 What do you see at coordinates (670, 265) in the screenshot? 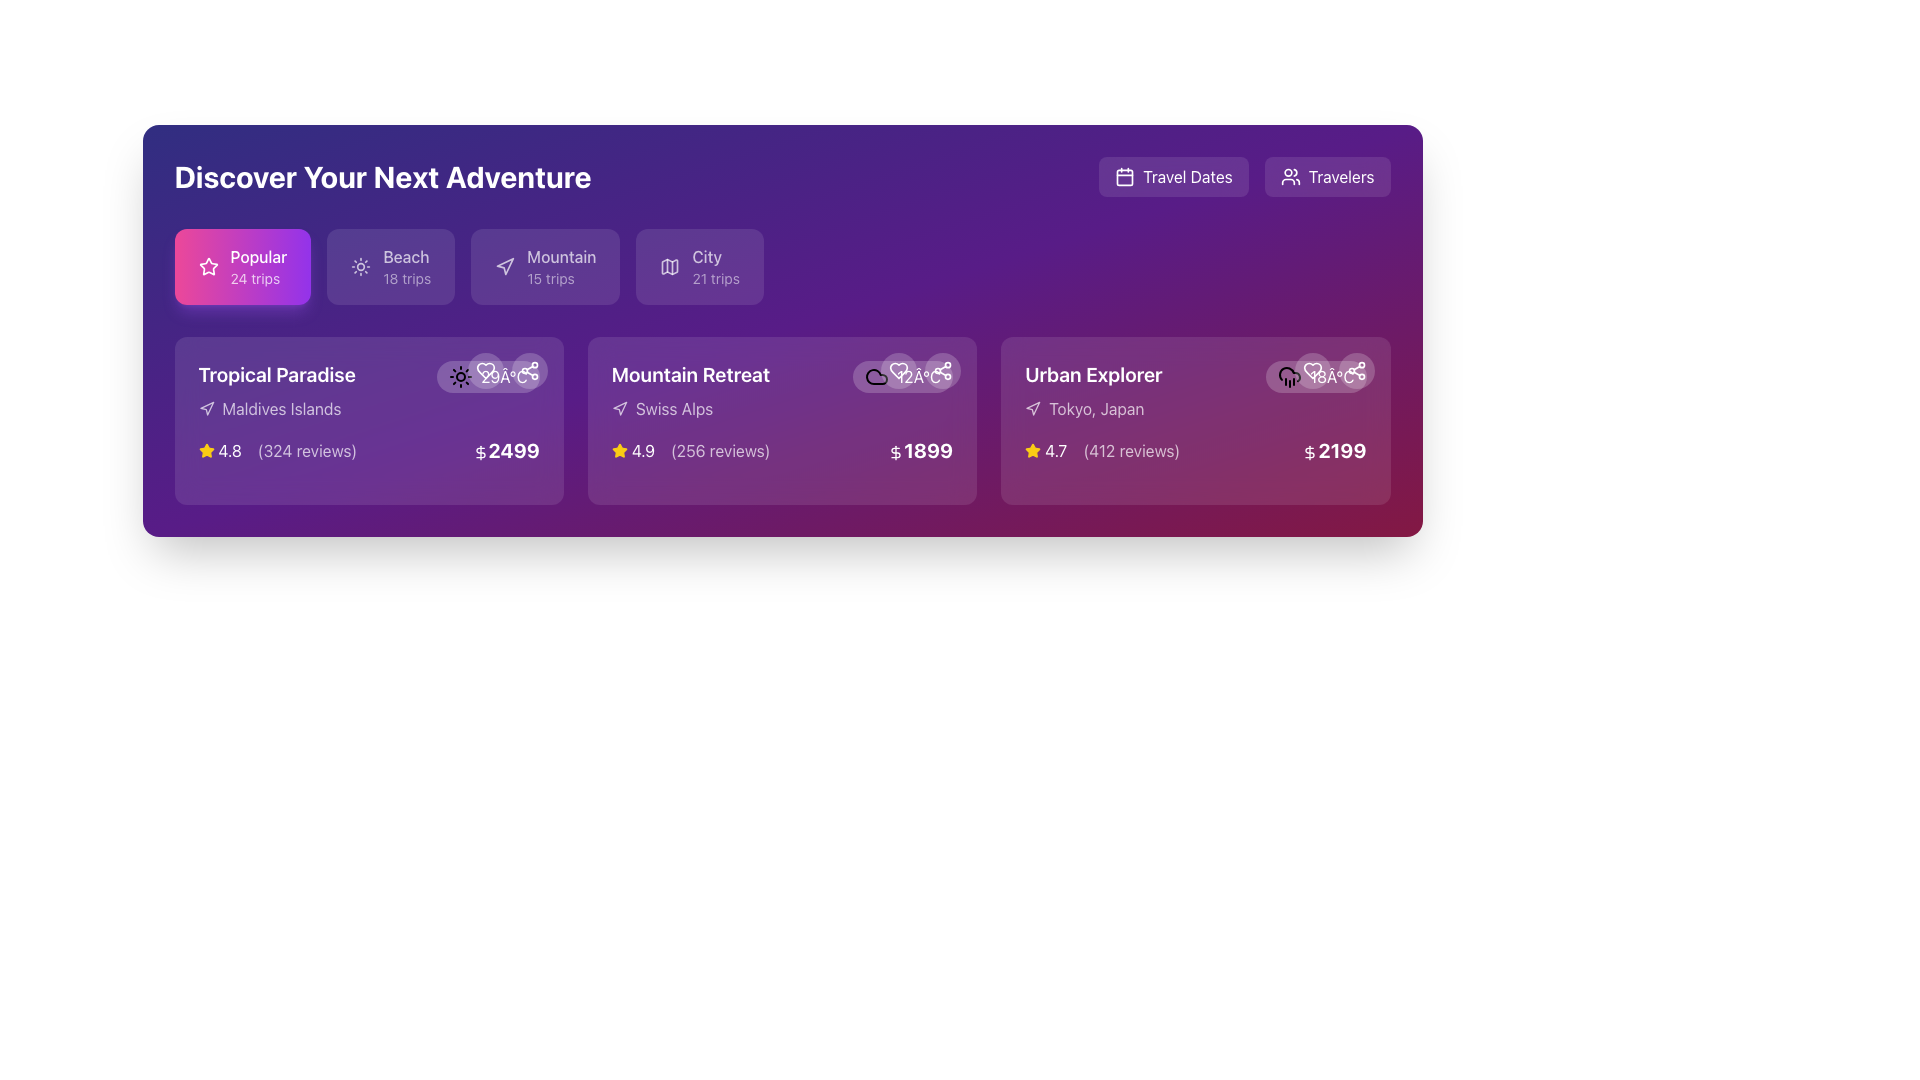
I see `the Vector graphic component within the SVG located at the top-right of the 'Mountain Retreat' card` at bounding box center [670, 265].